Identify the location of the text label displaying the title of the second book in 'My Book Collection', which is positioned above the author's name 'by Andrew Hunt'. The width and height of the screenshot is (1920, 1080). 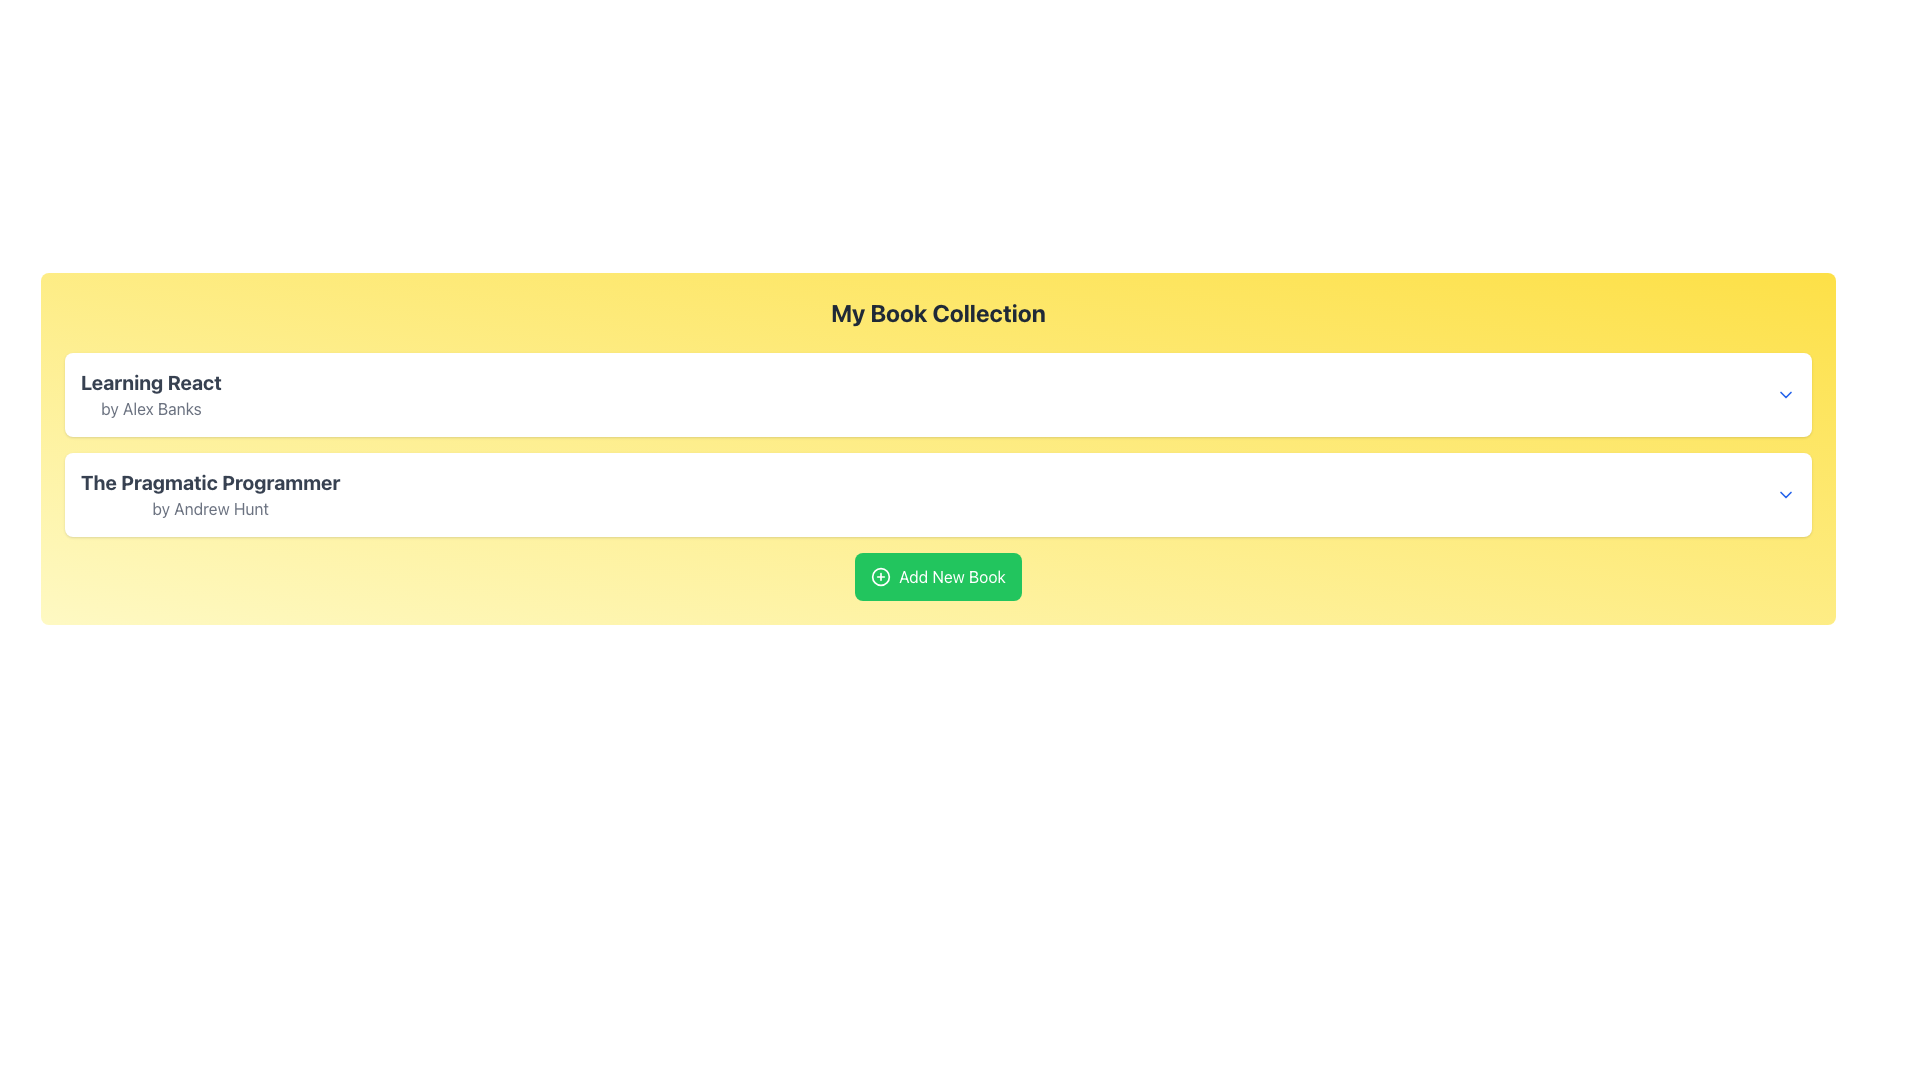
(210, 482).